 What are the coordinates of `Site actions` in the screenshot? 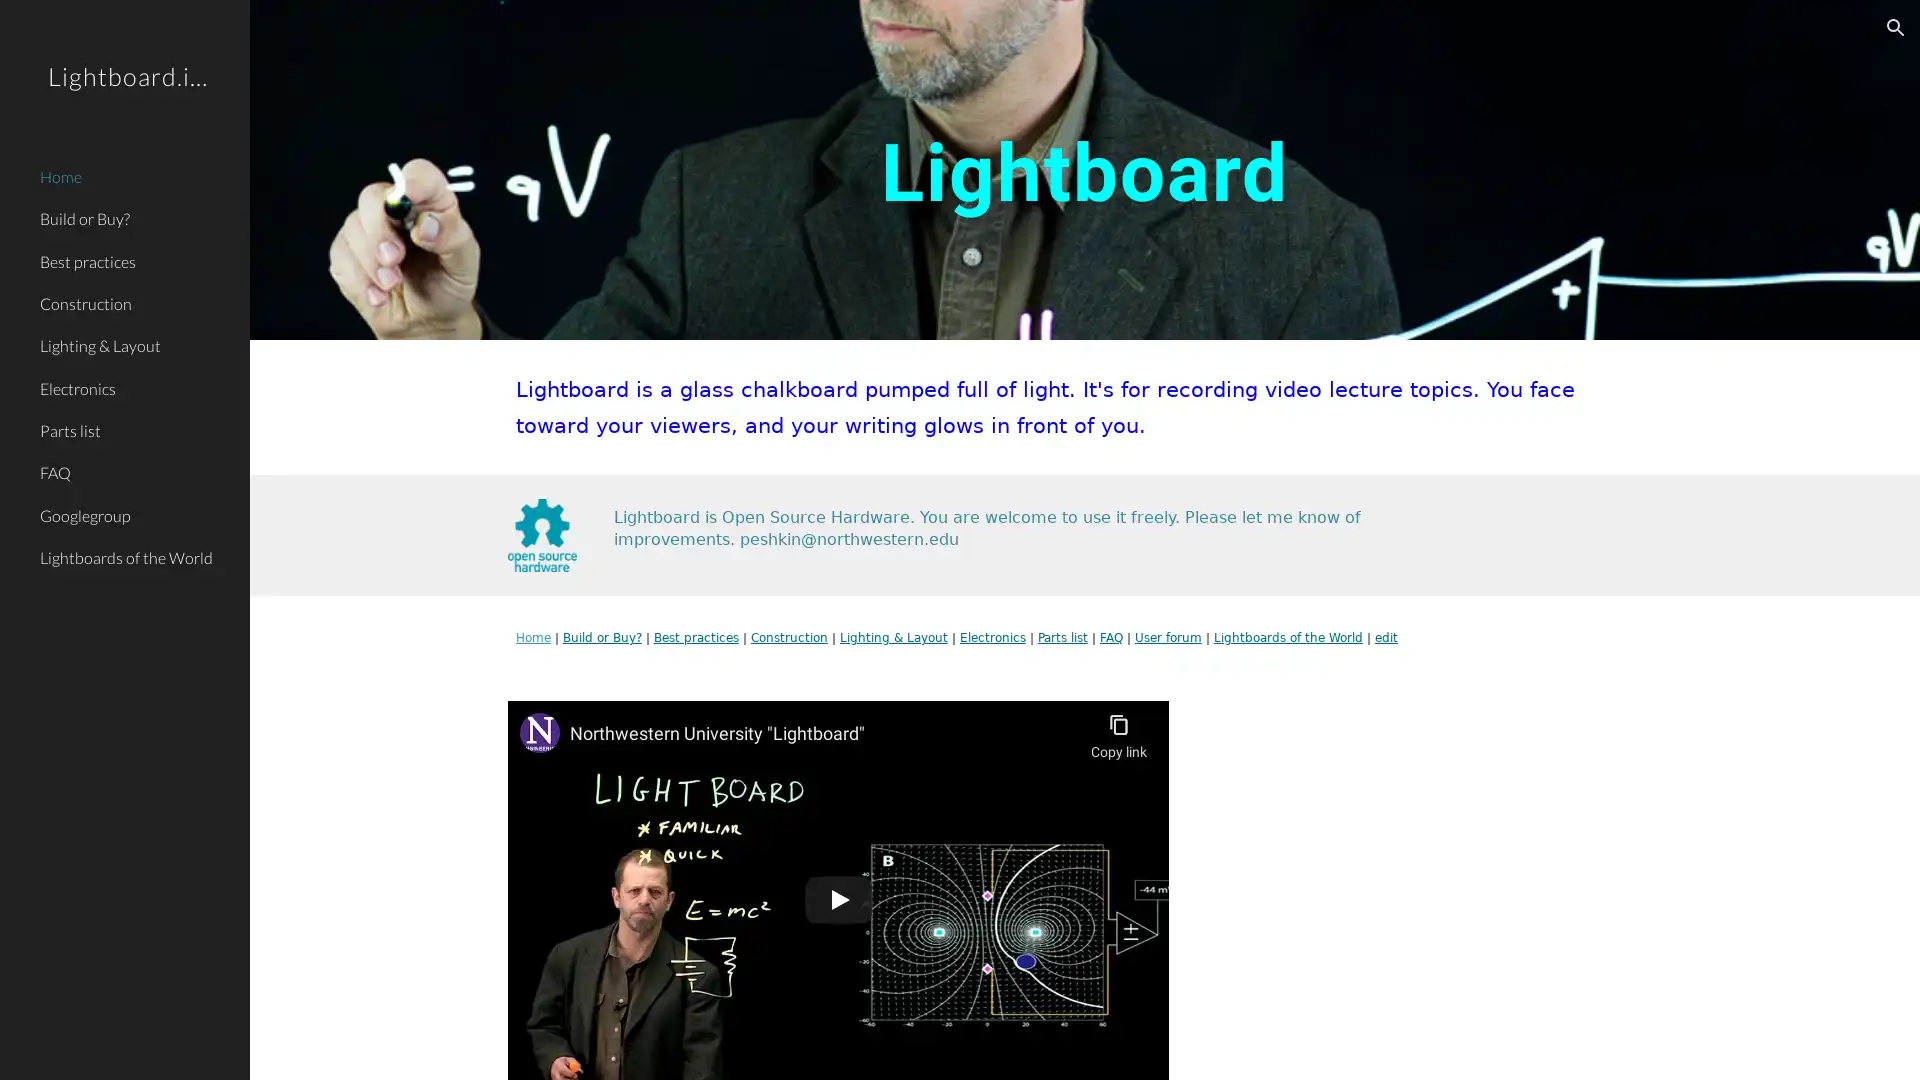 It's located at (285, 1044).